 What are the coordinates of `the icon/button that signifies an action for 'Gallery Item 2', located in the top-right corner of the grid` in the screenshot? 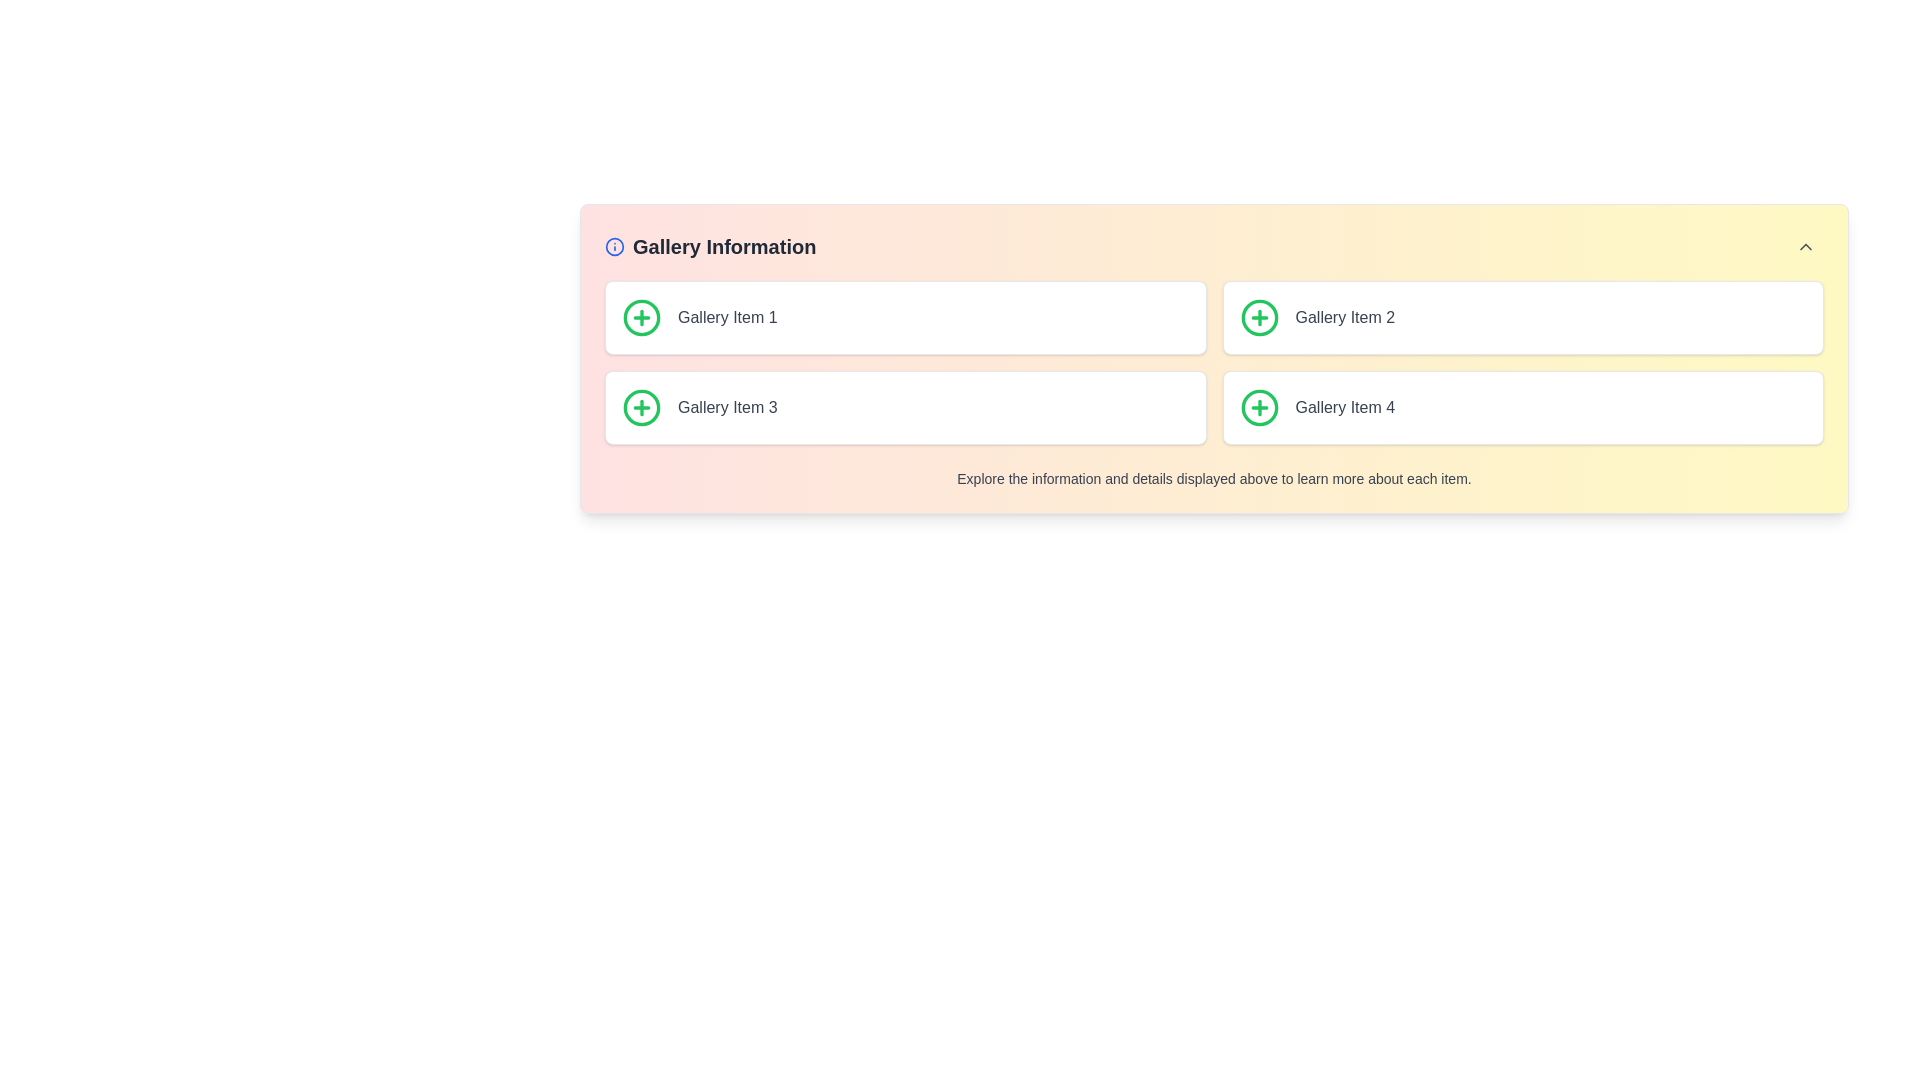 It's located at (1258, 316).